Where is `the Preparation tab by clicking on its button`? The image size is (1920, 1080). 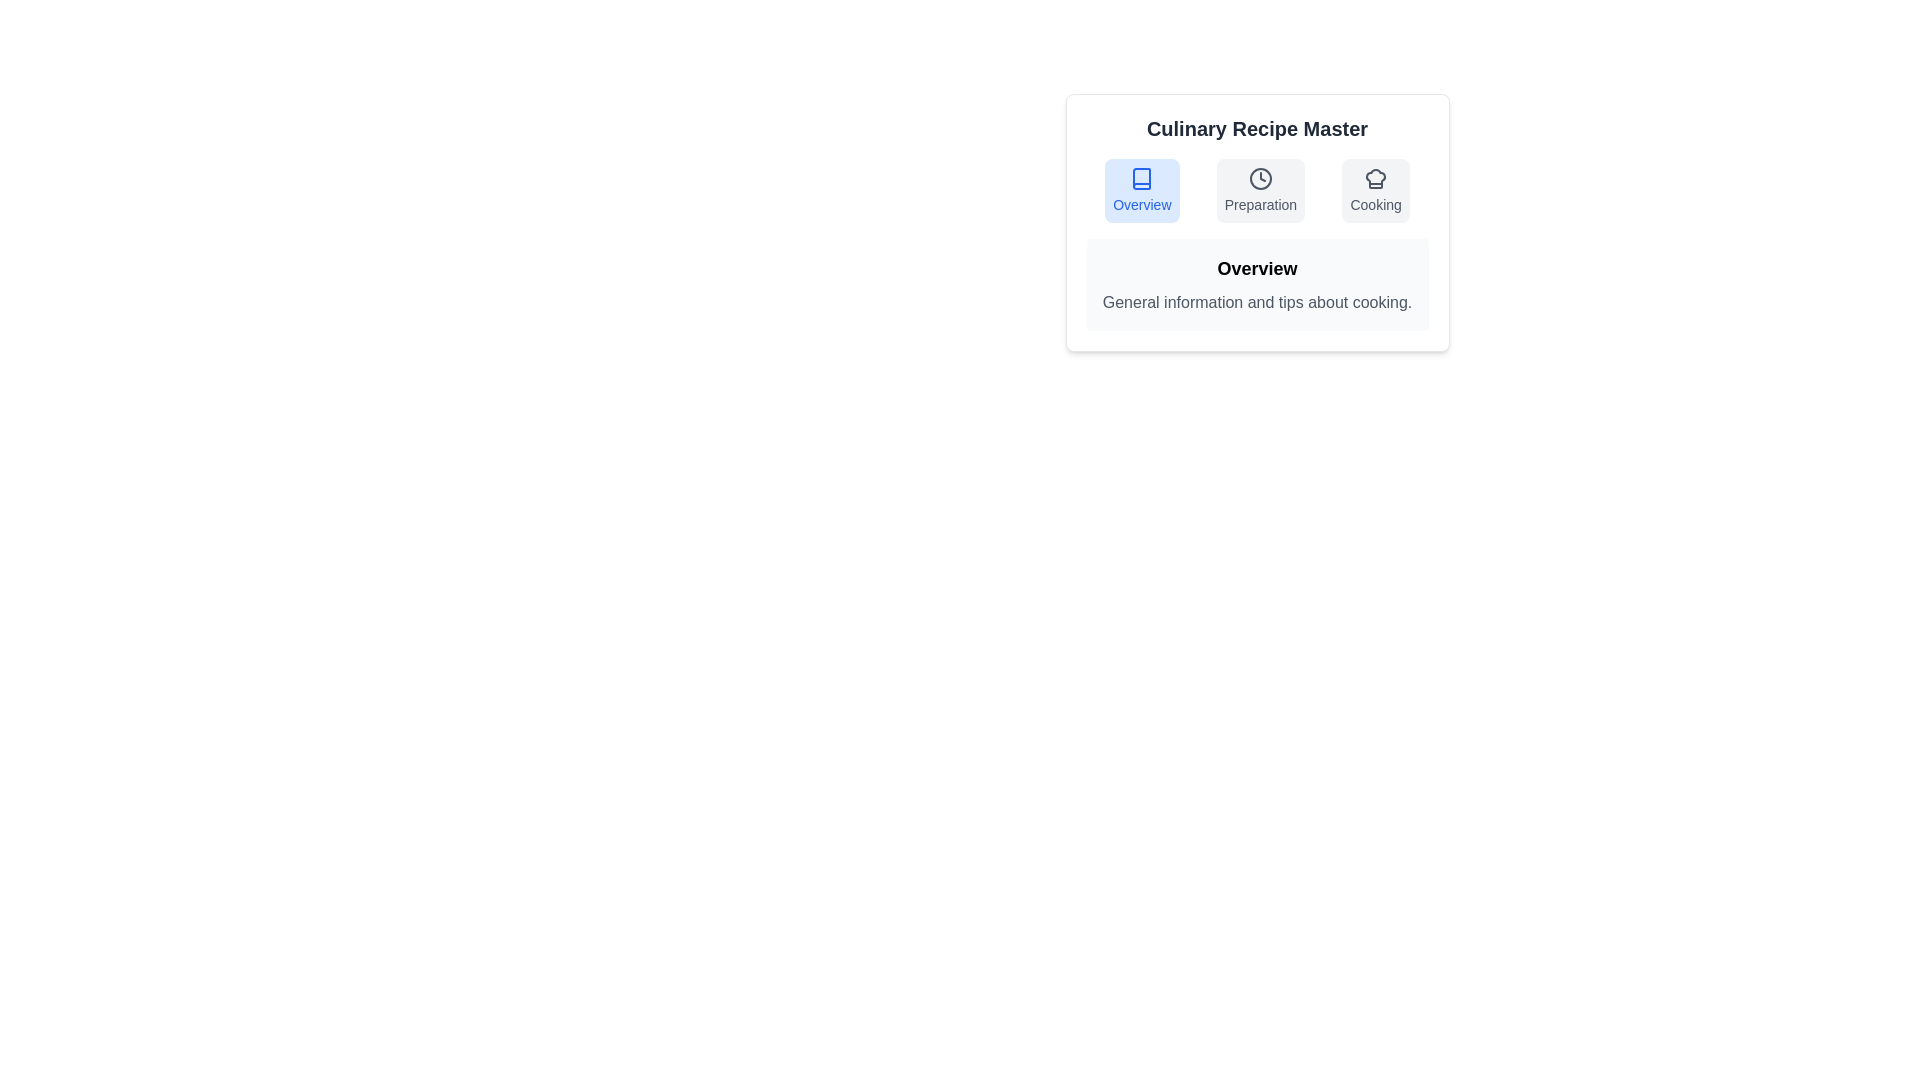
the Preparation tab by clicking on its button is located at coordinates (1260, 191).